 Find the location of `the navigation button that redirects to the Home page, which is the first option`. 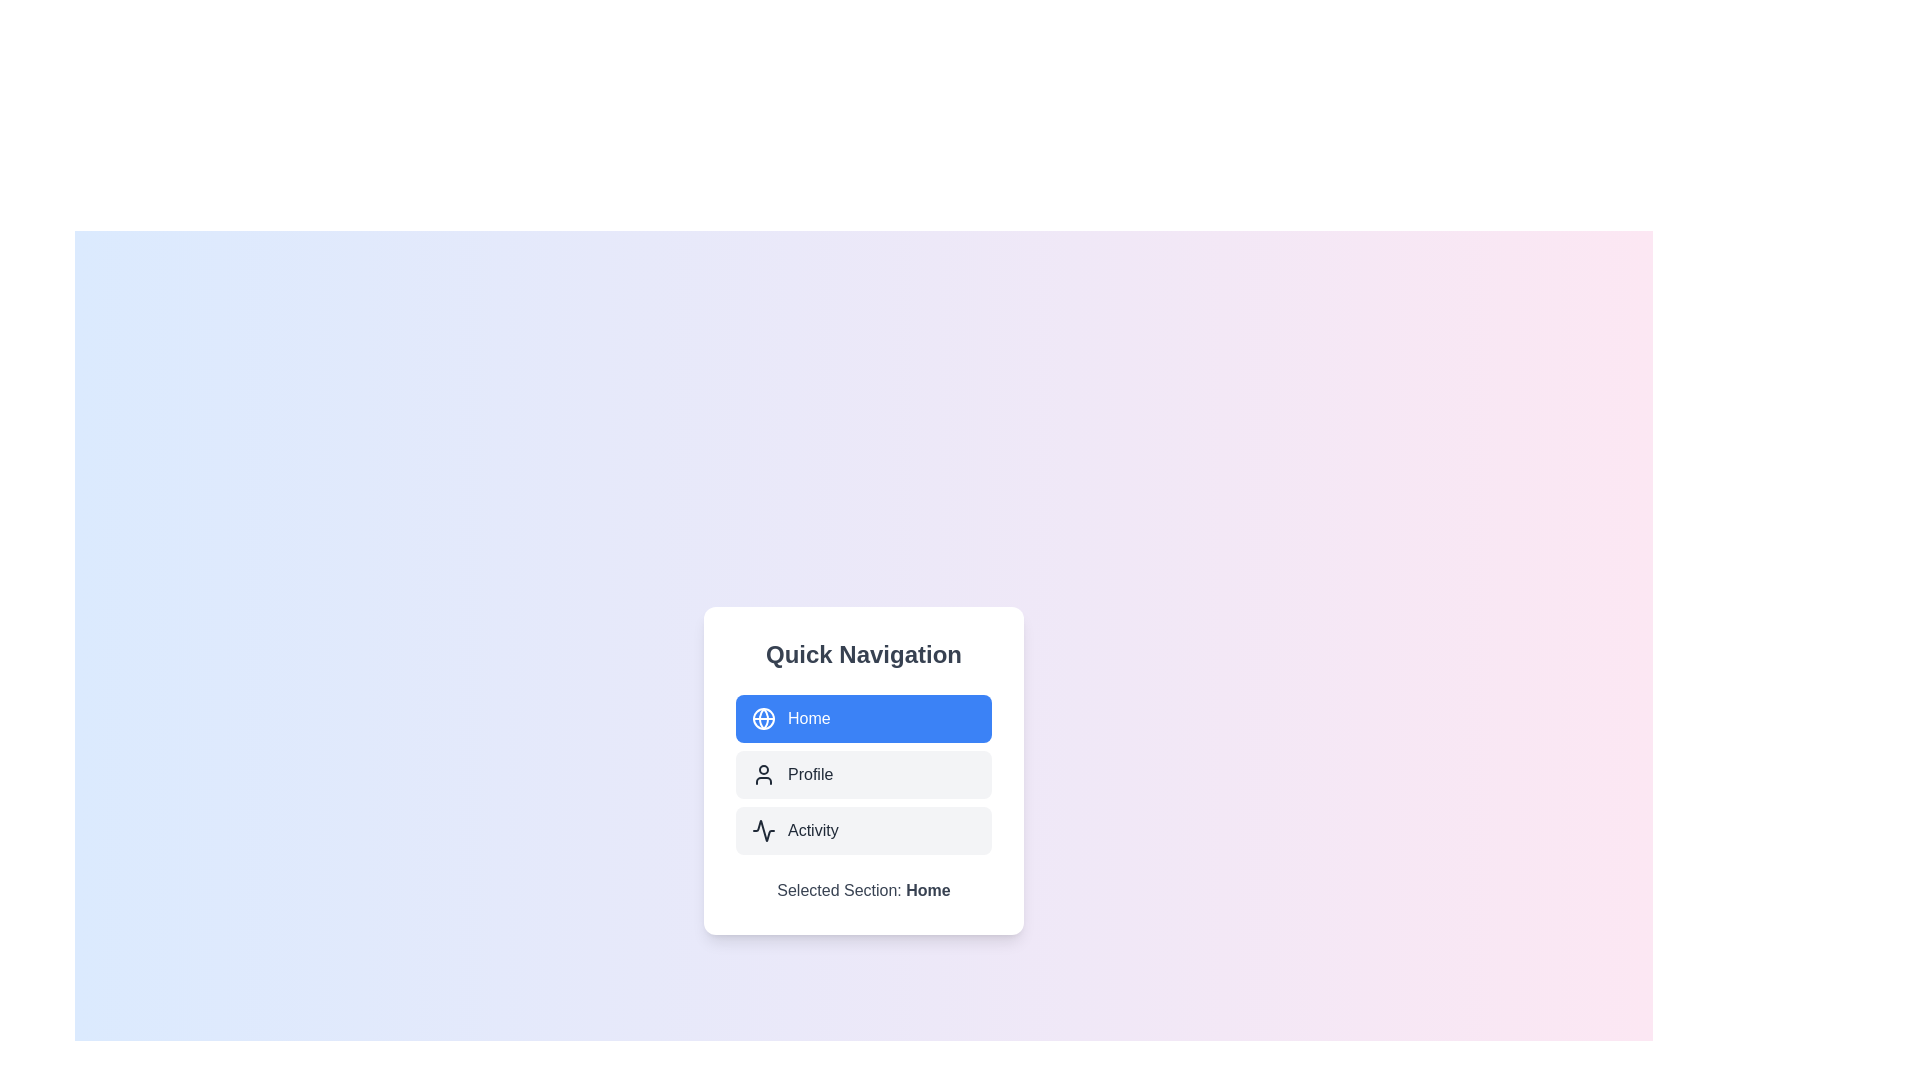

the navigation button that redirects to the Home page, which is the first option is located at coordinates (864, 717).